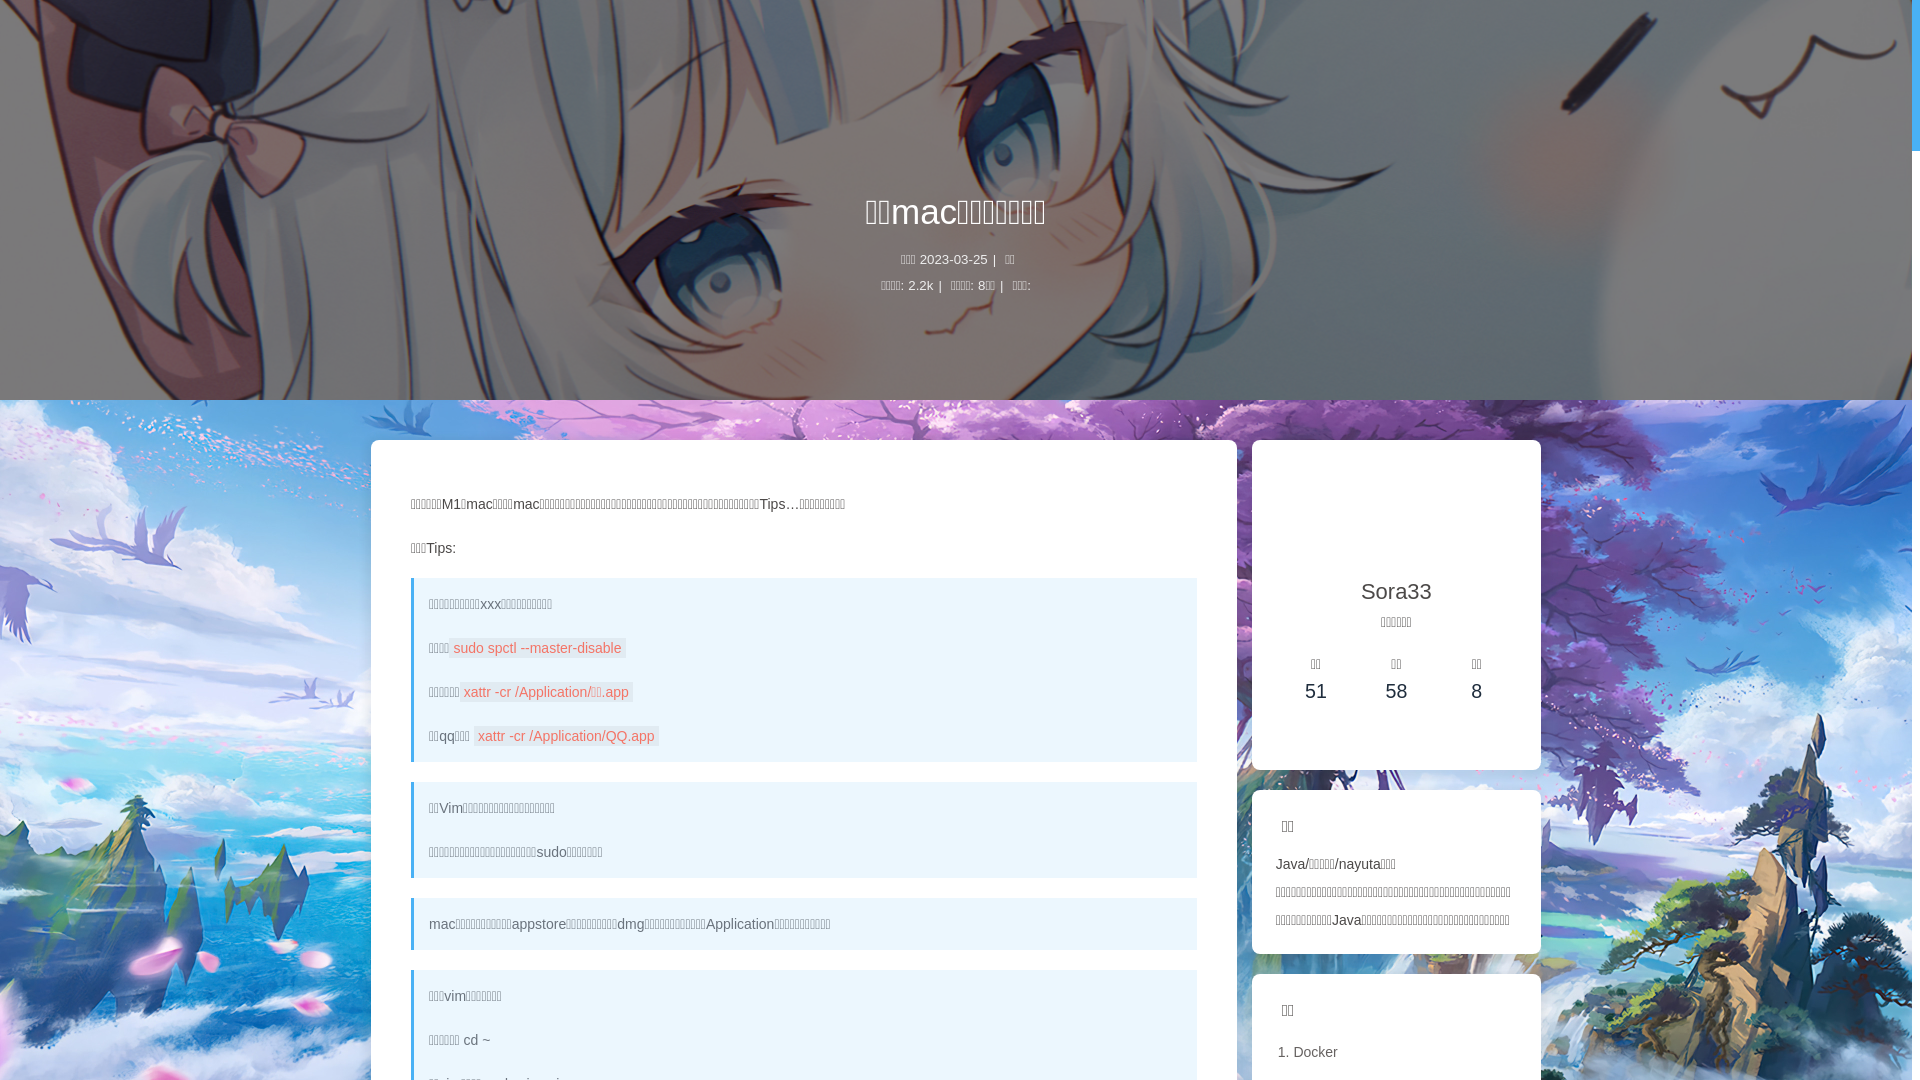  What do you see at coordinates (1395, 1051) in the screenshot?
I see `'1. Docker'` at bounding box center [1395, 1051].